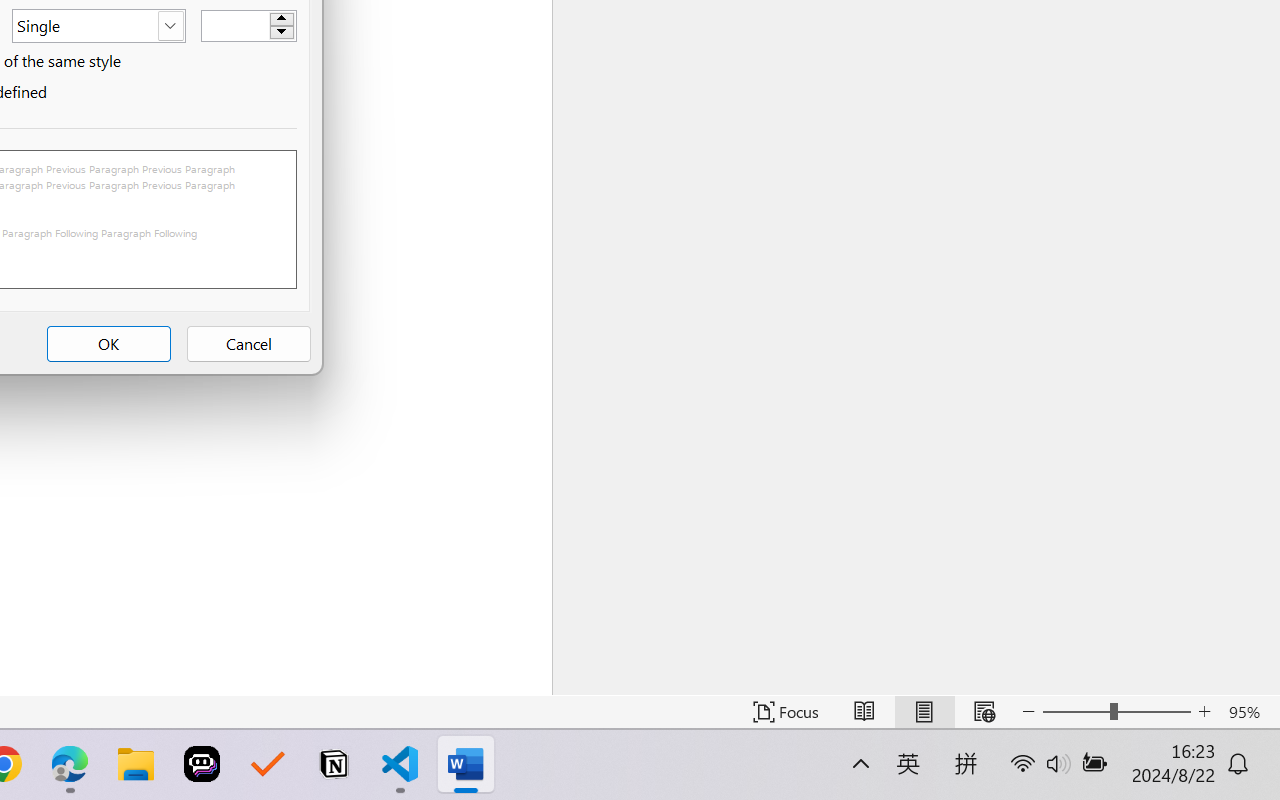 The image size is (1280, 800). I want to click on 'Cancel', so click(247, 344).